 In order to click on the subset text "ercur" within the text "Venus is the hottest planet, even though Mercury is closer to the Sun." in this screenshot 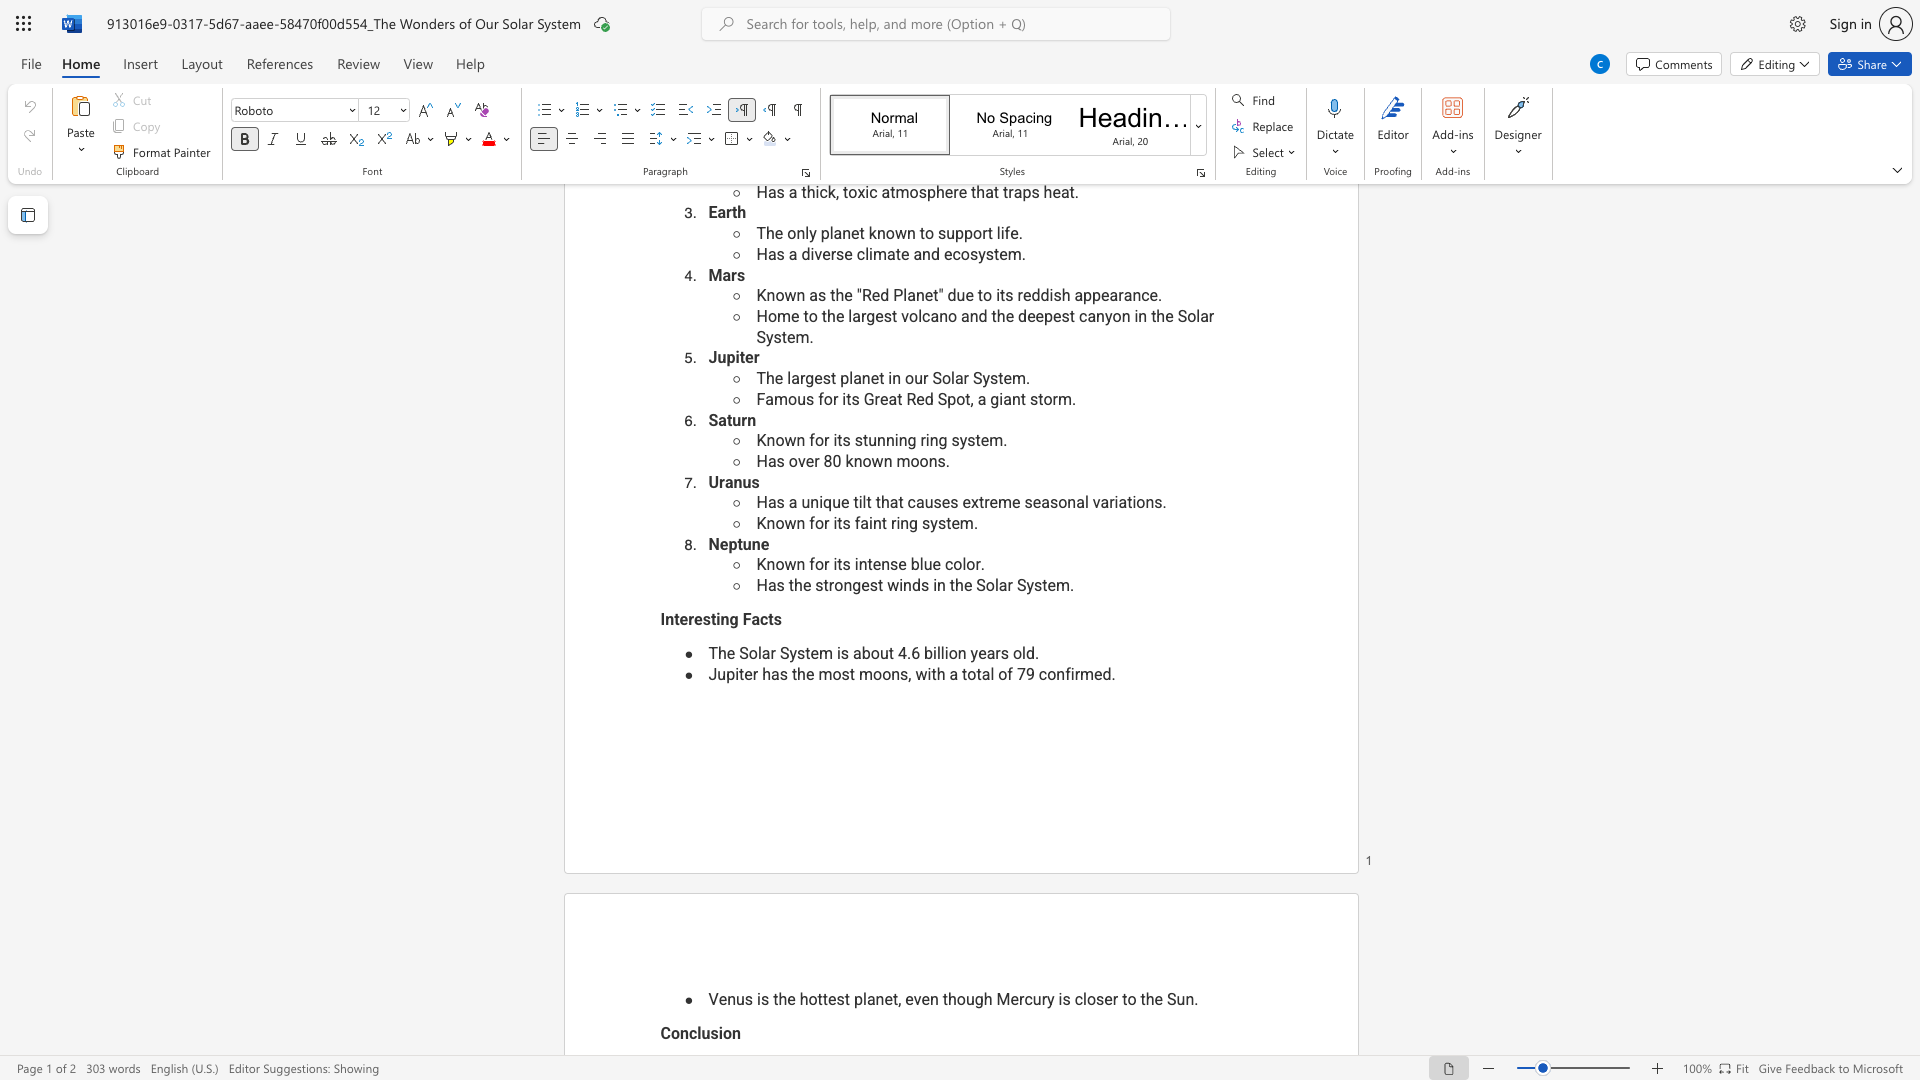, I will do `click(1010, 999)`.